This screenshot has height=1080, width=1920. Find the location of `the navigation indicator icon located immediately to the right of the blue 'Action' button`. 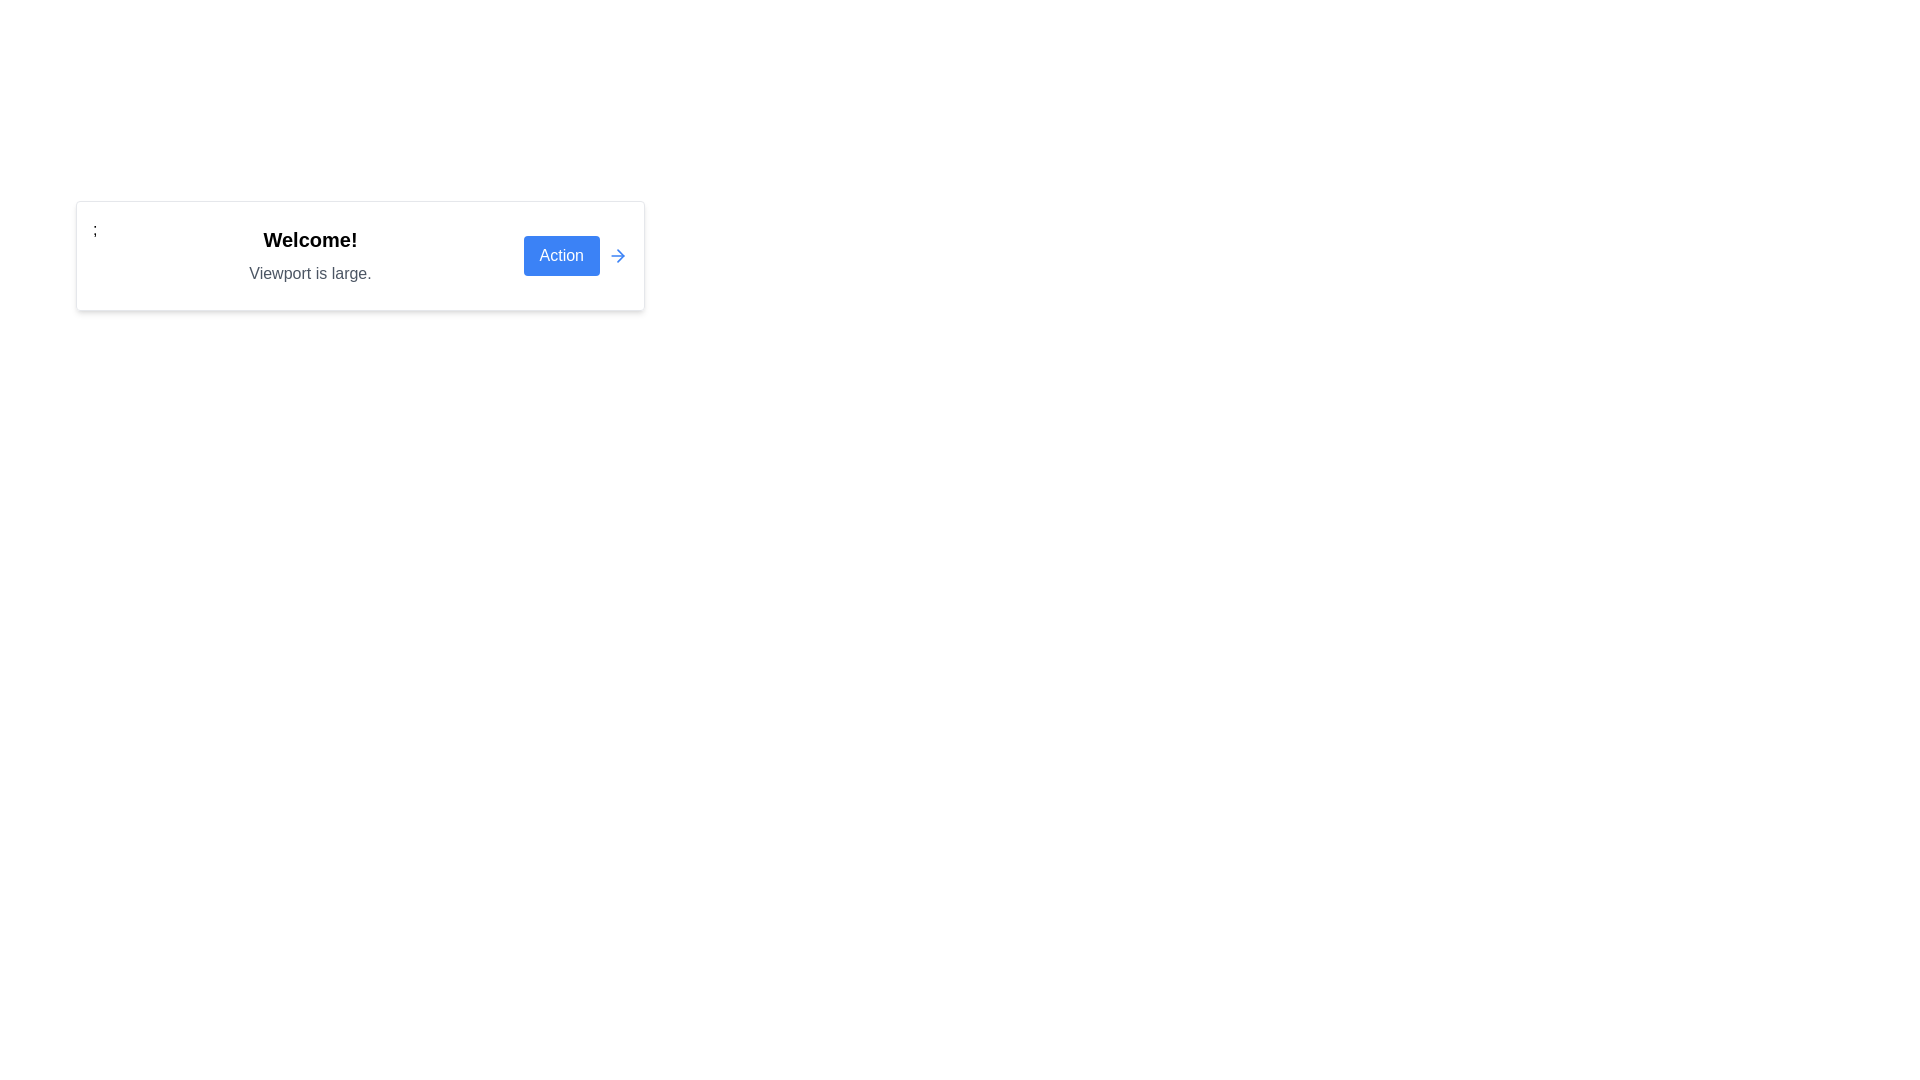

the navigation indicator icon located immediately to the right of the blue 'Action' button is located at coordinates (617, 254).